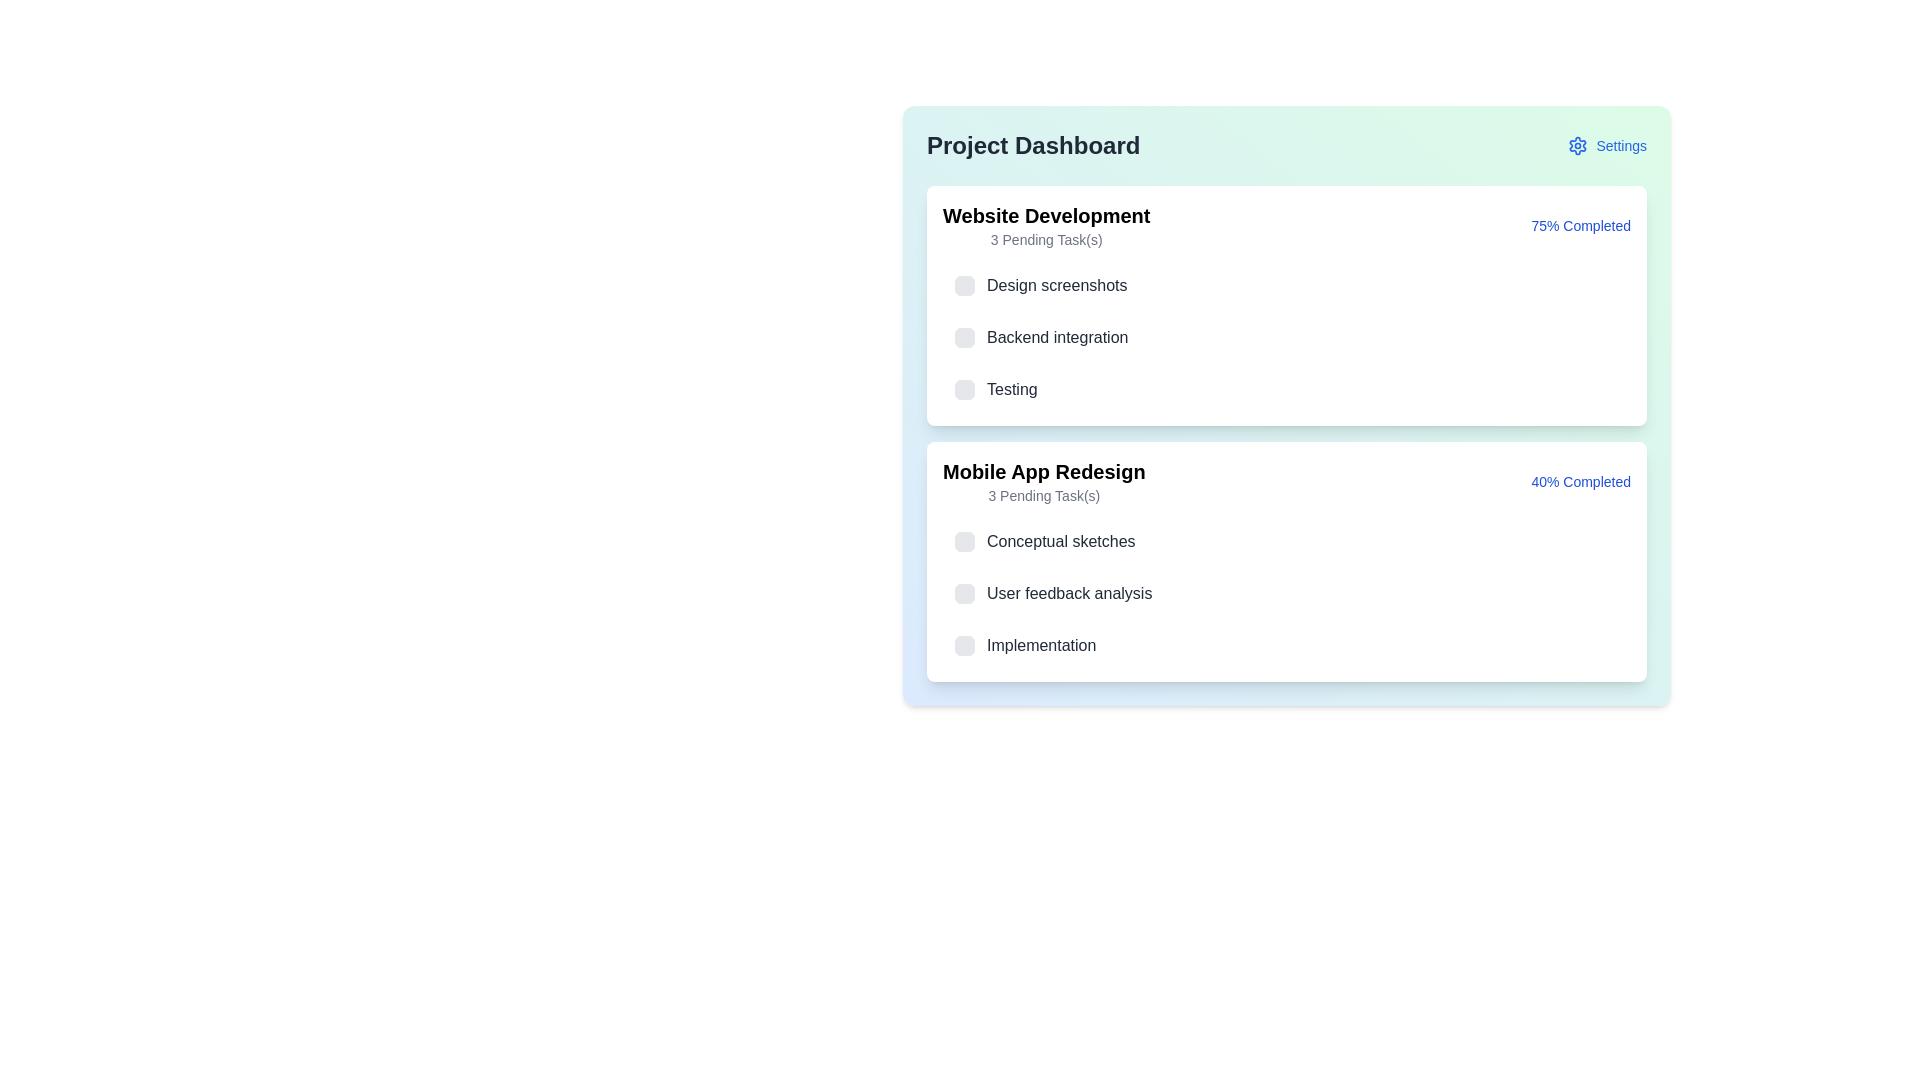  I want to click on the text label displaying 'Backend integration' in dark gray, located under the 'Website Development' section of tasks, between 'Design screenshots' and 'Testing', so click(1056, 337).